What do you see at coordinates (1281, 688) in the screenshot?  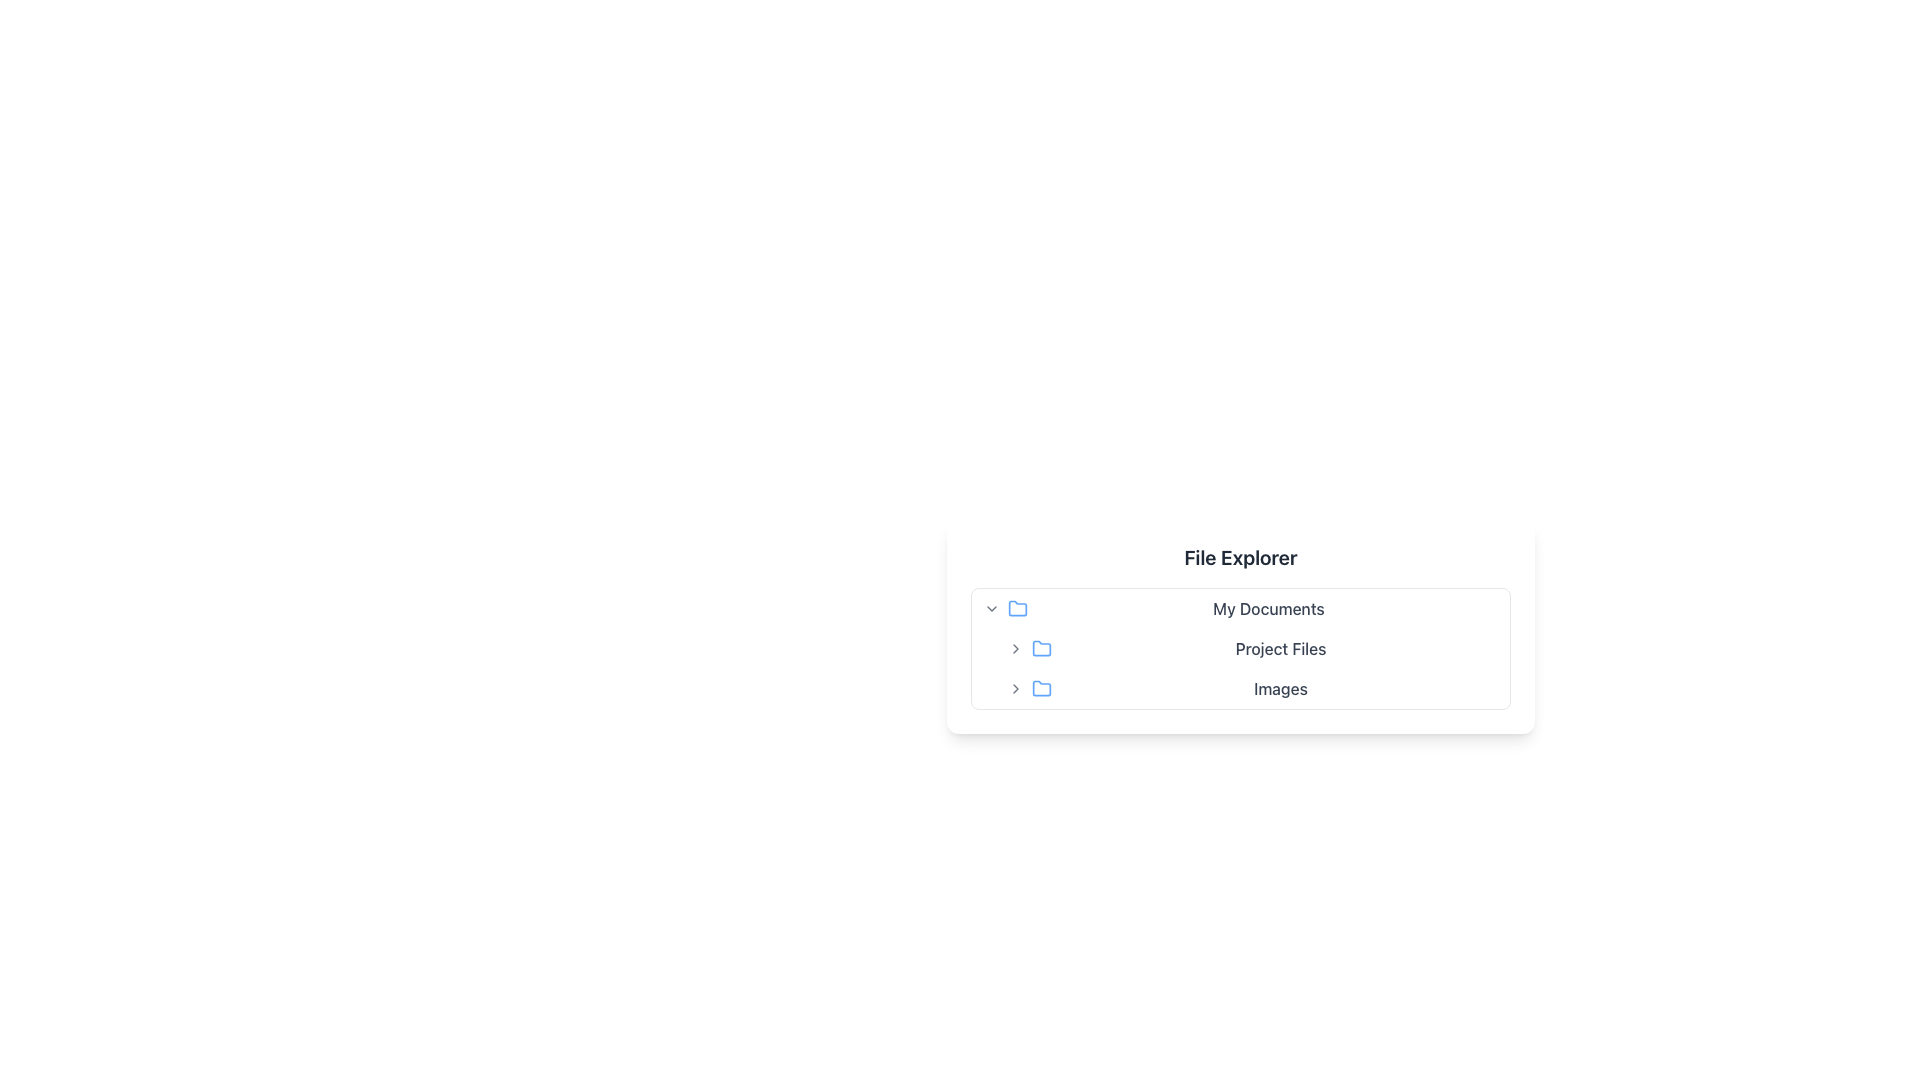 I see `the 'Images' label, which is a textual representation of a navigation item in the file explorer view, positioned to the right of a folder icon` at bounding box center [1281, 688].